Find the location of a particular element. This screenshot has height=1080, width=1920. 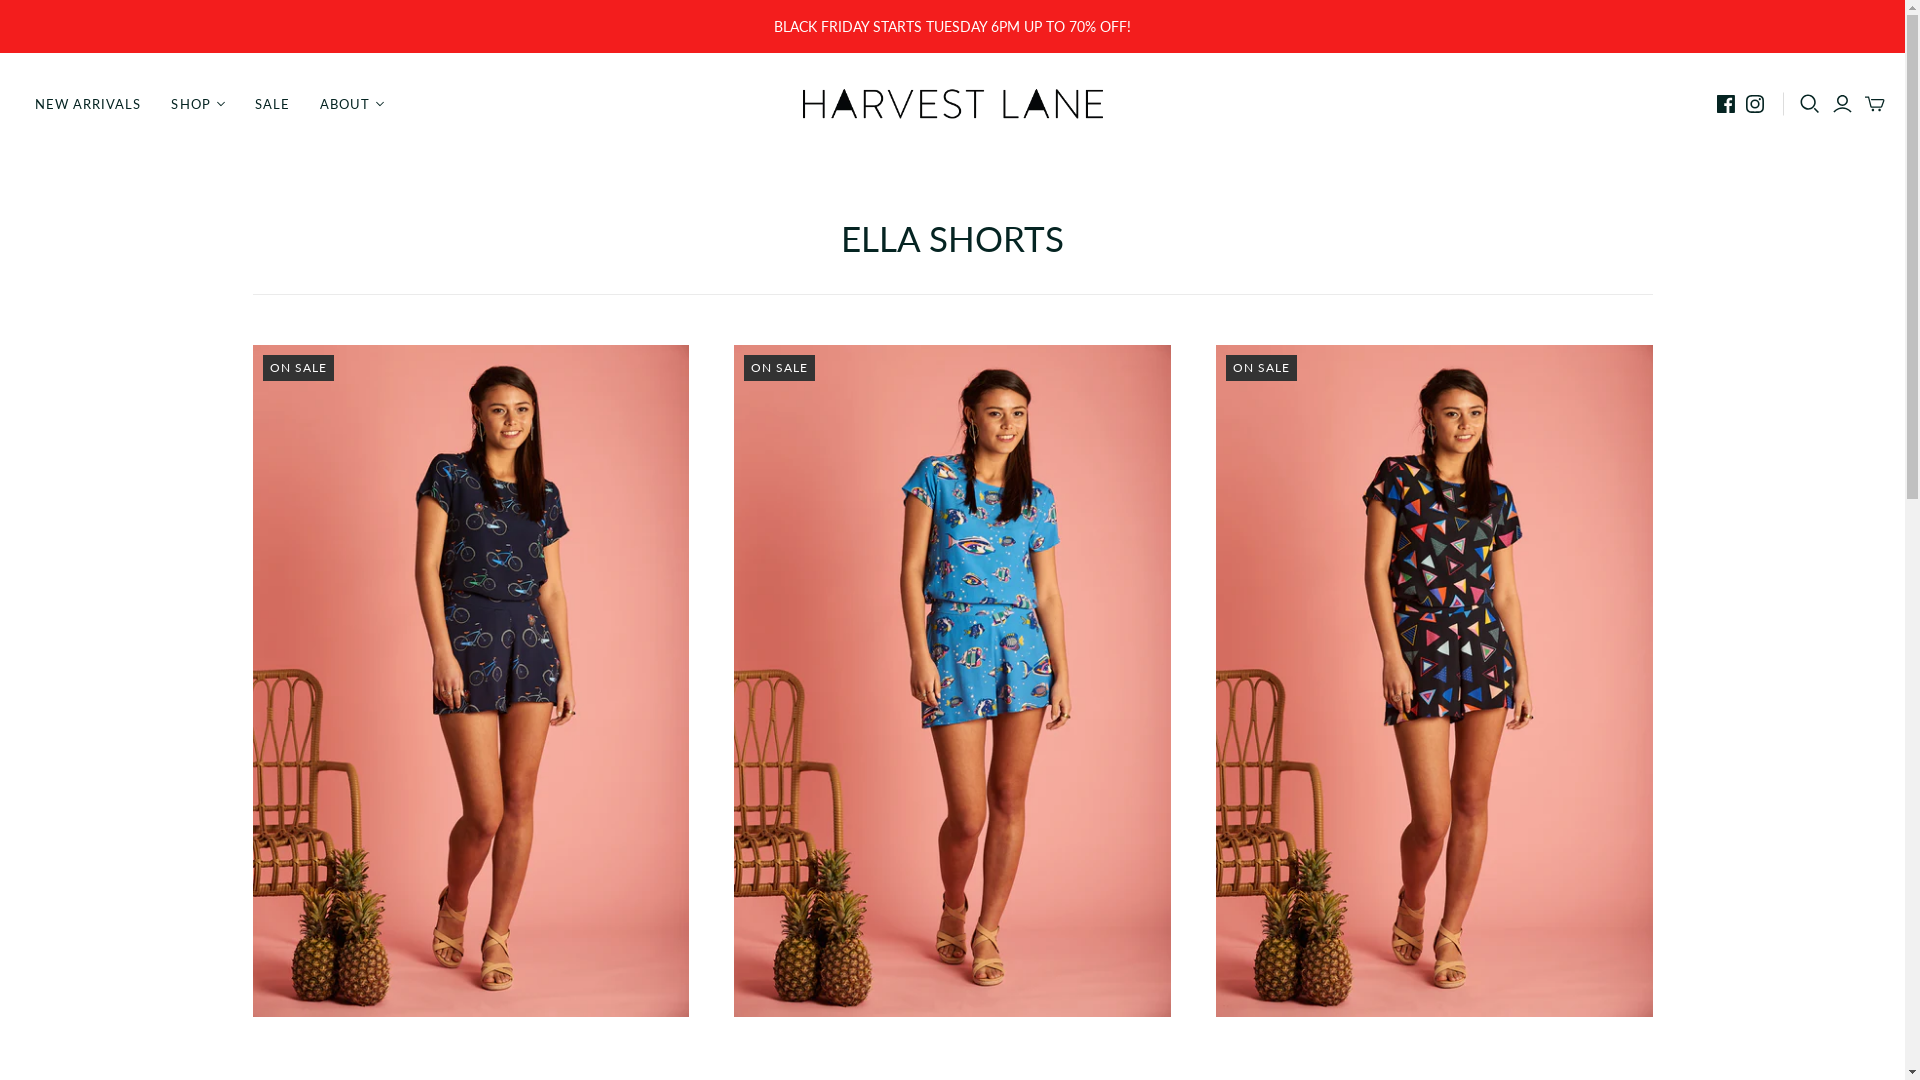

'BLACK FRIDAY STARTS TUESDAY 6PM UP TO 70% OFF!' is located at coordinates (951, 26).